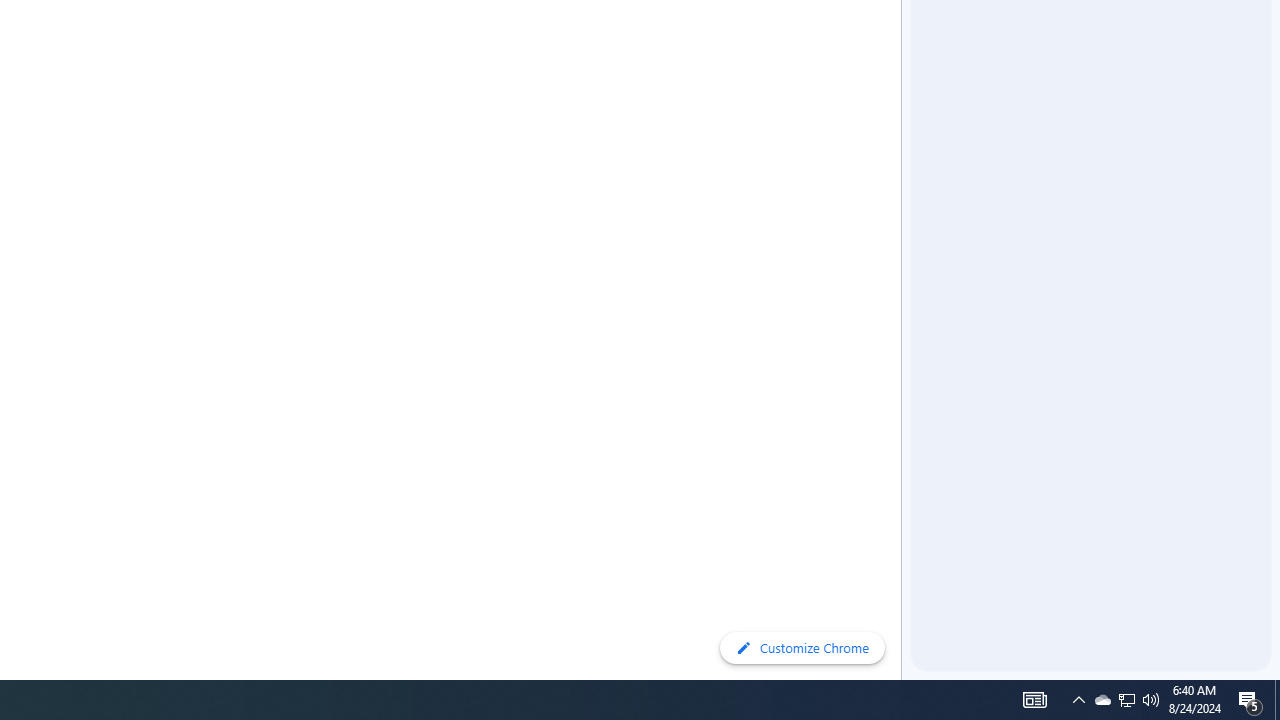  What do you see at coordinates (904, 39) in the screenshot?
I see `'Side Panel Resize Handle'` at bounding box center [904, 39].